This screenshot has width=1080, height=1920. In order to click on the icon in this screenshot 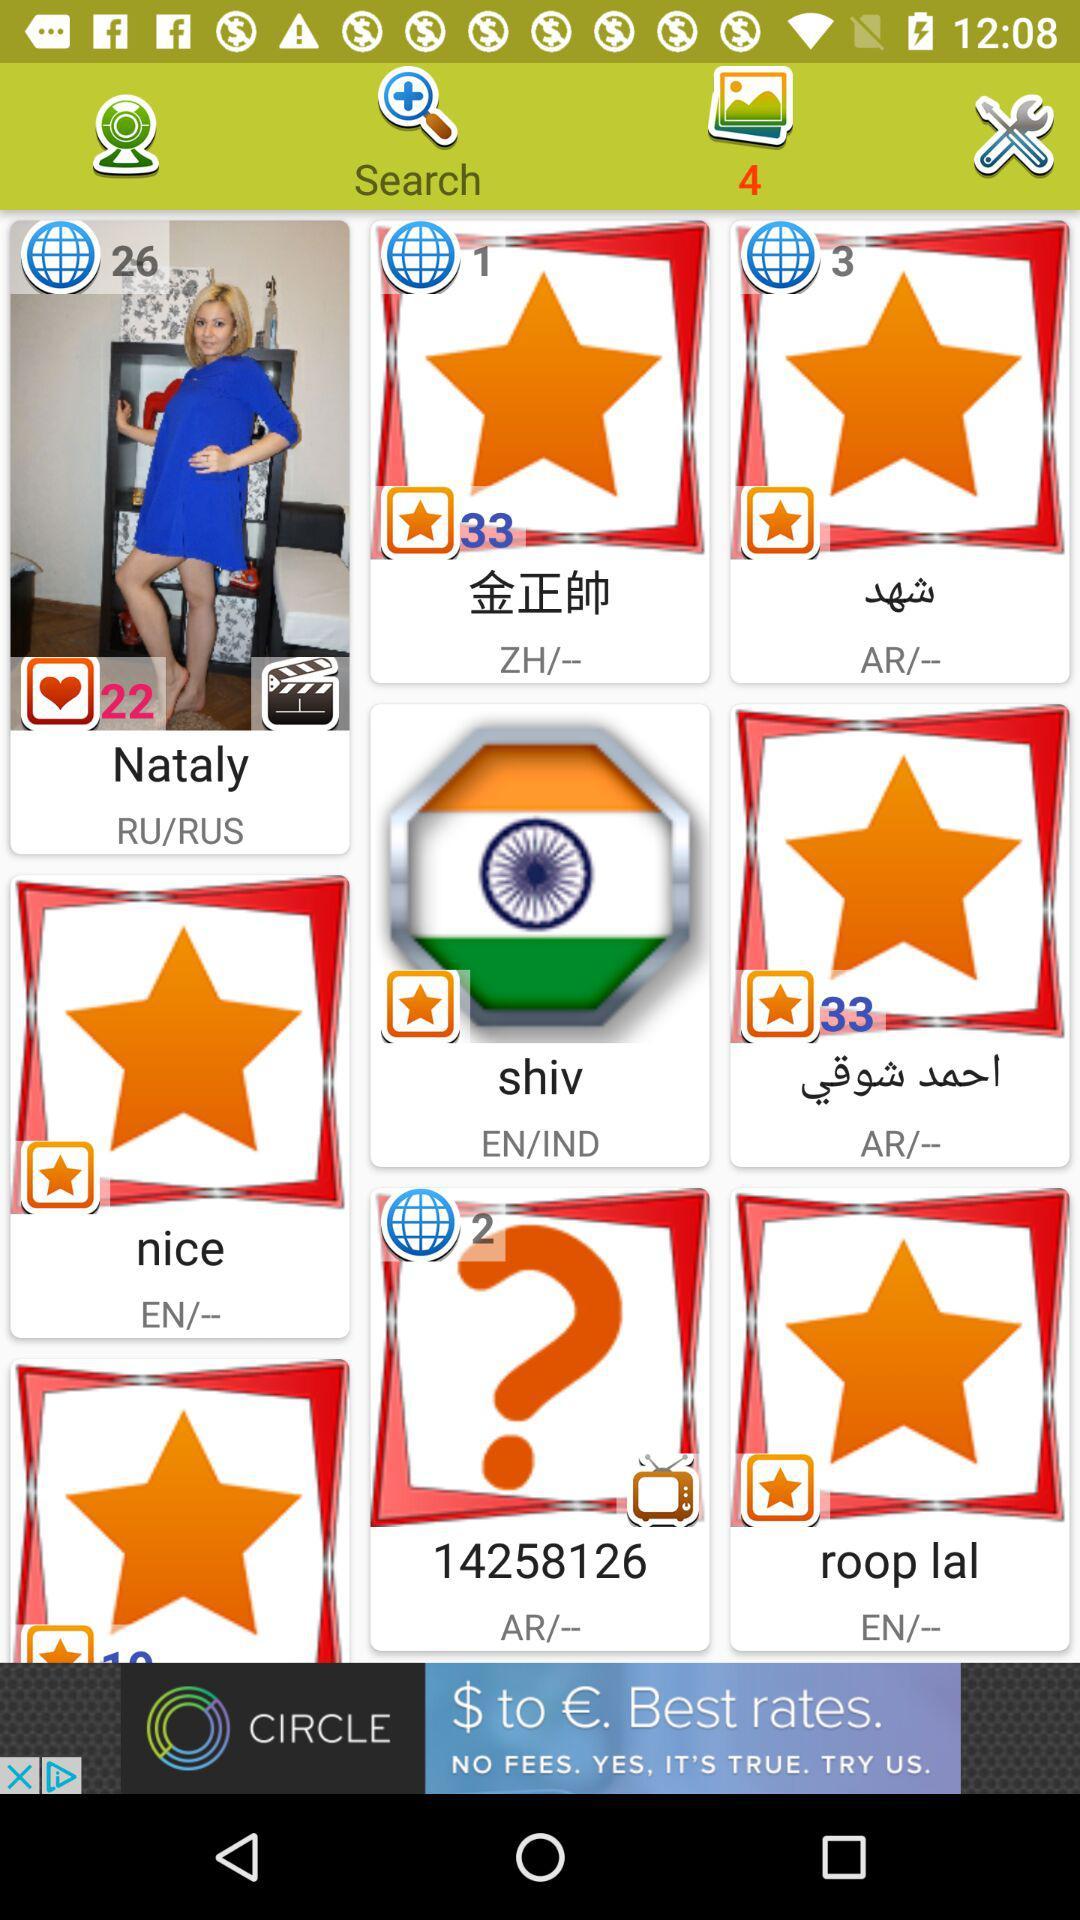, I will do `click(540, 1357)`.